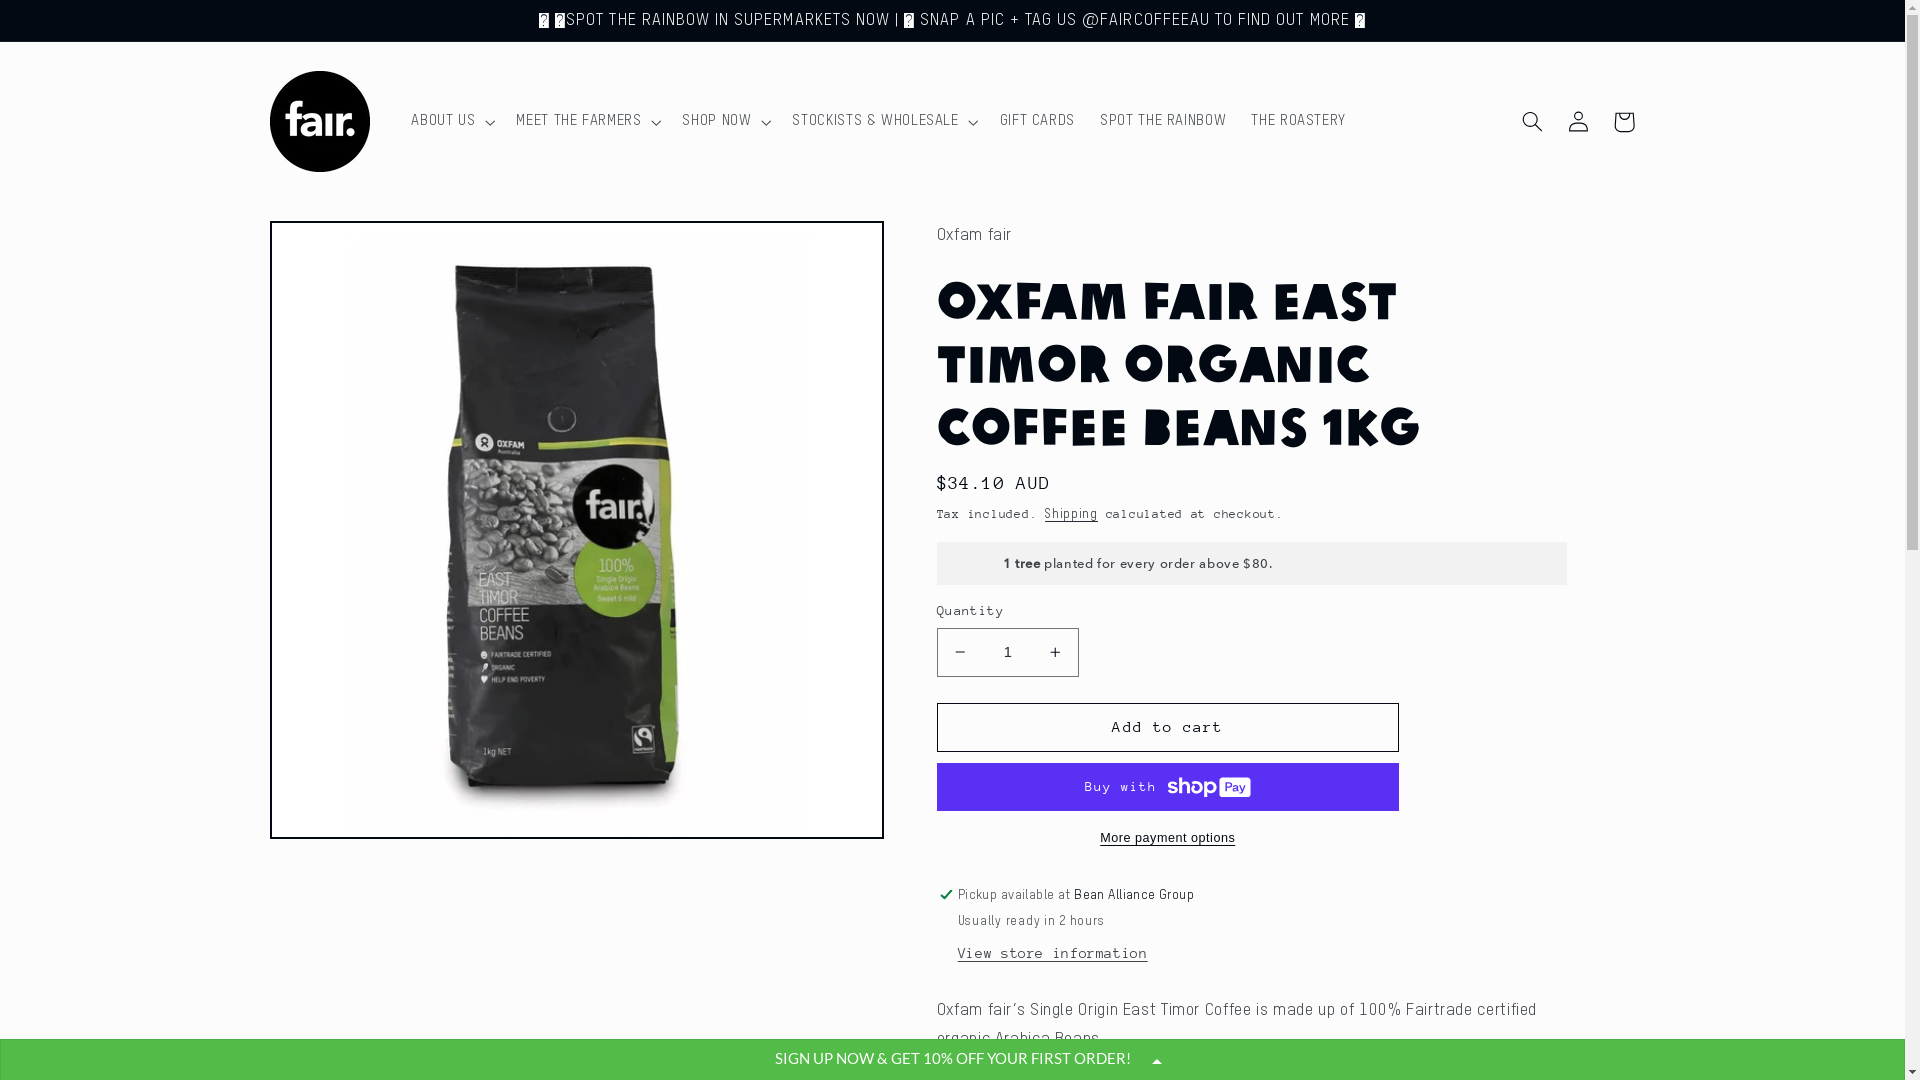 The image size is (1920, 1080). What do you see at coordinates (1167, 838) in the screenshot?
I see `'More payment options'` at bounding box center [1167, 838].